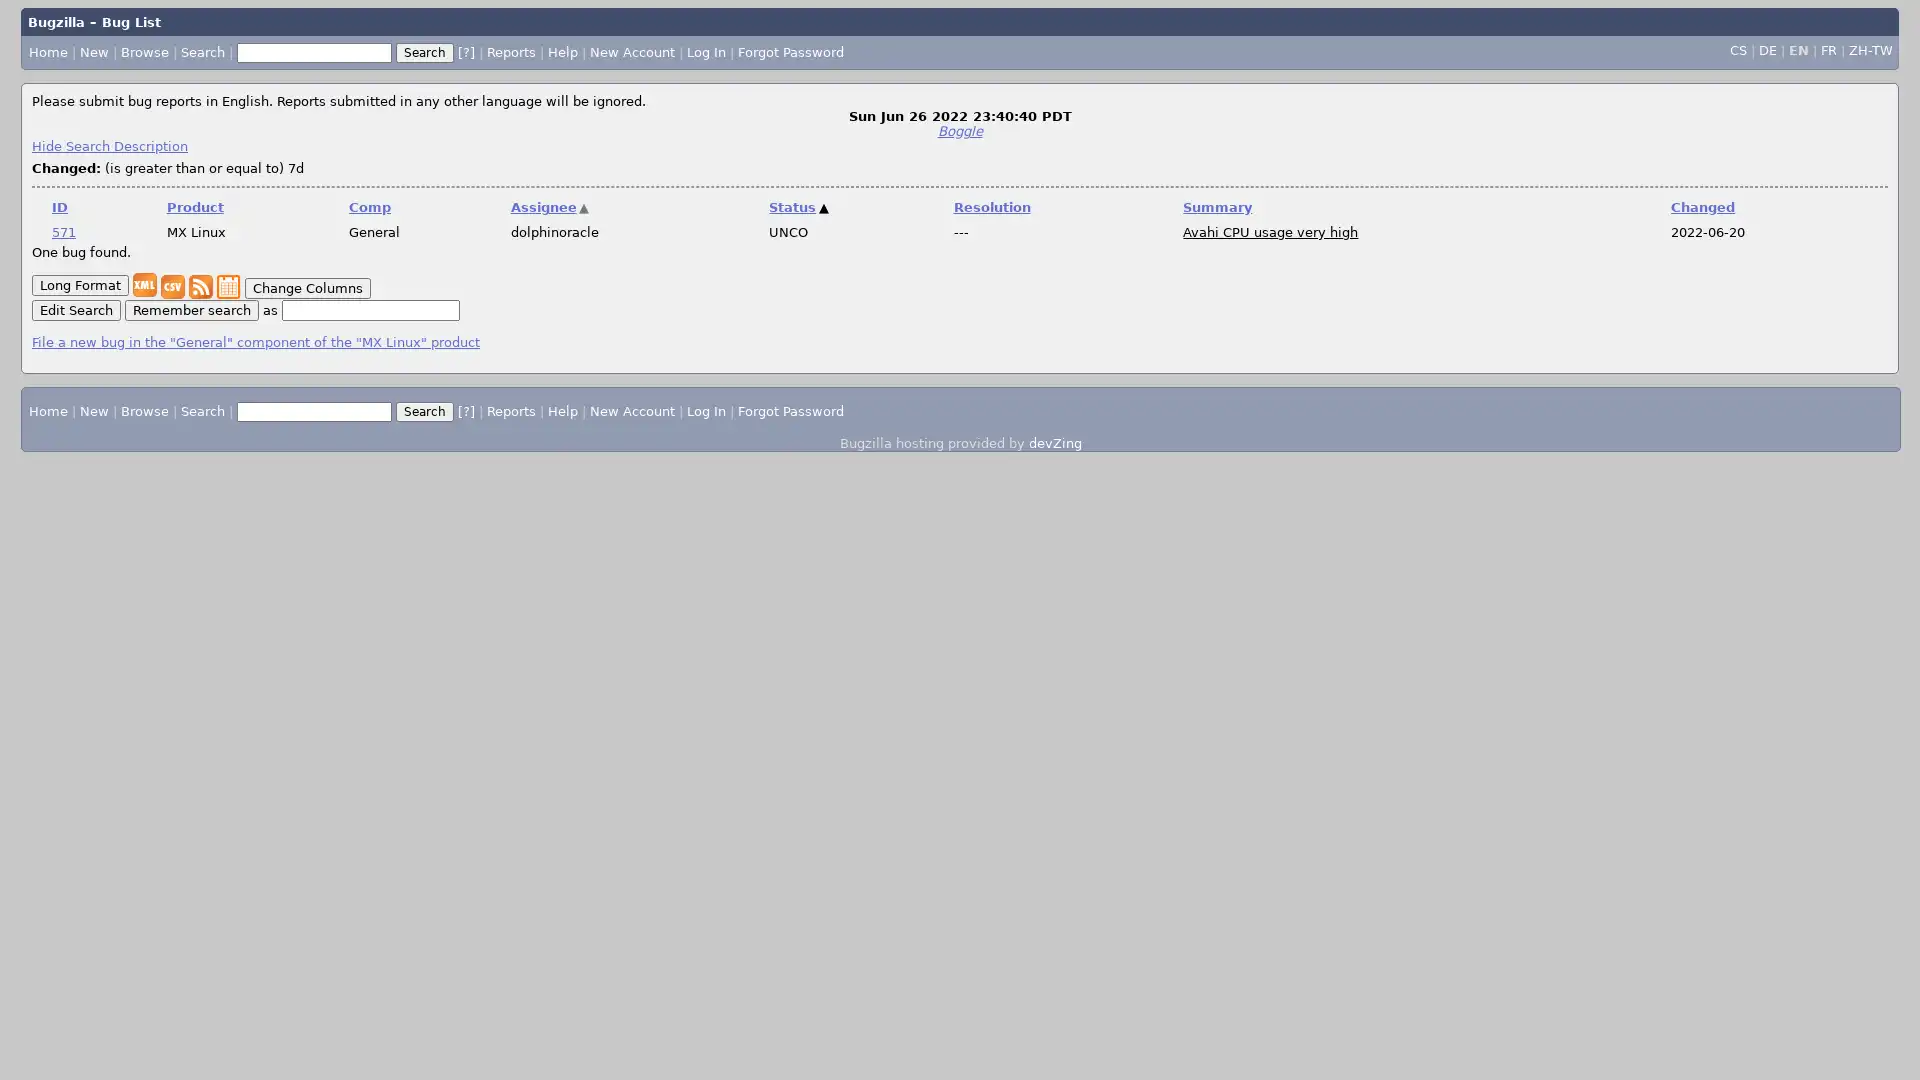 Image resolution: width=1920 pixels, height=1080 pixels. What do you see at coordinates (192, 310) in the screenshot?
I see `Remember search` at bounding box center [192, 310].